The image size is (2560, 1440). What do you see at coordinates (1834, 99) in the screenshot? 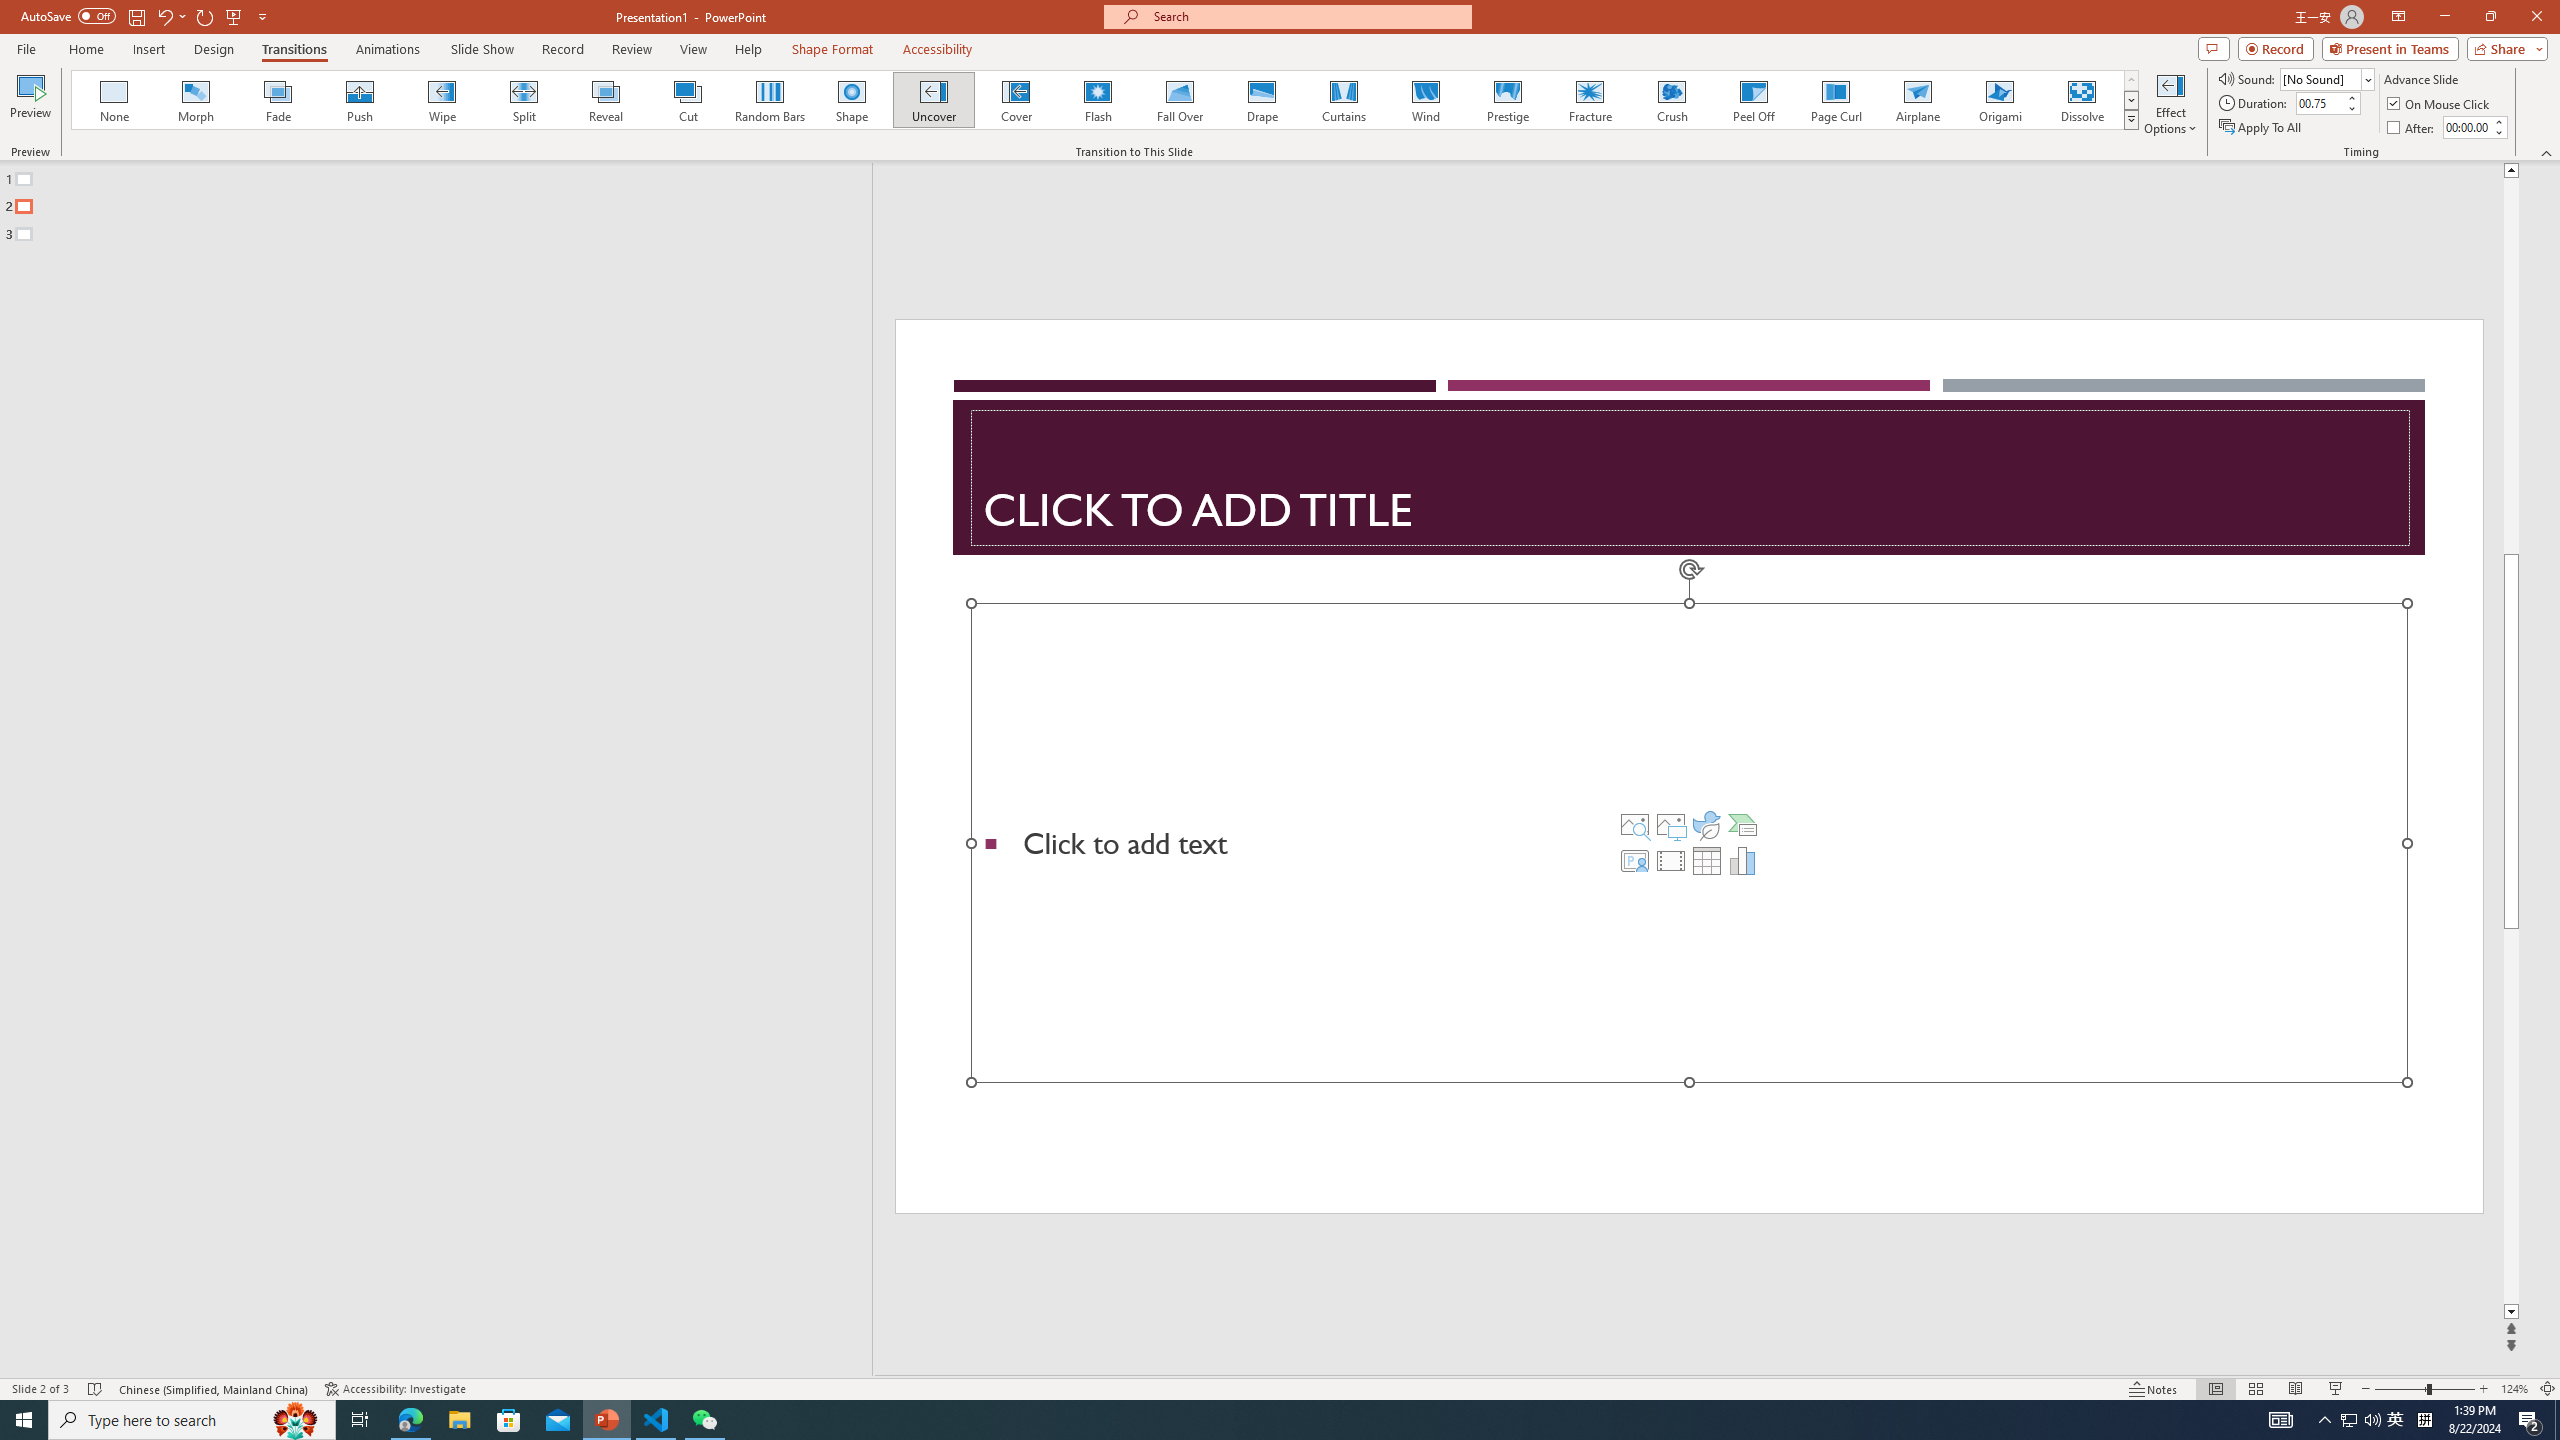
I see `'Page Curl'` at bounding box center [1834, 99].